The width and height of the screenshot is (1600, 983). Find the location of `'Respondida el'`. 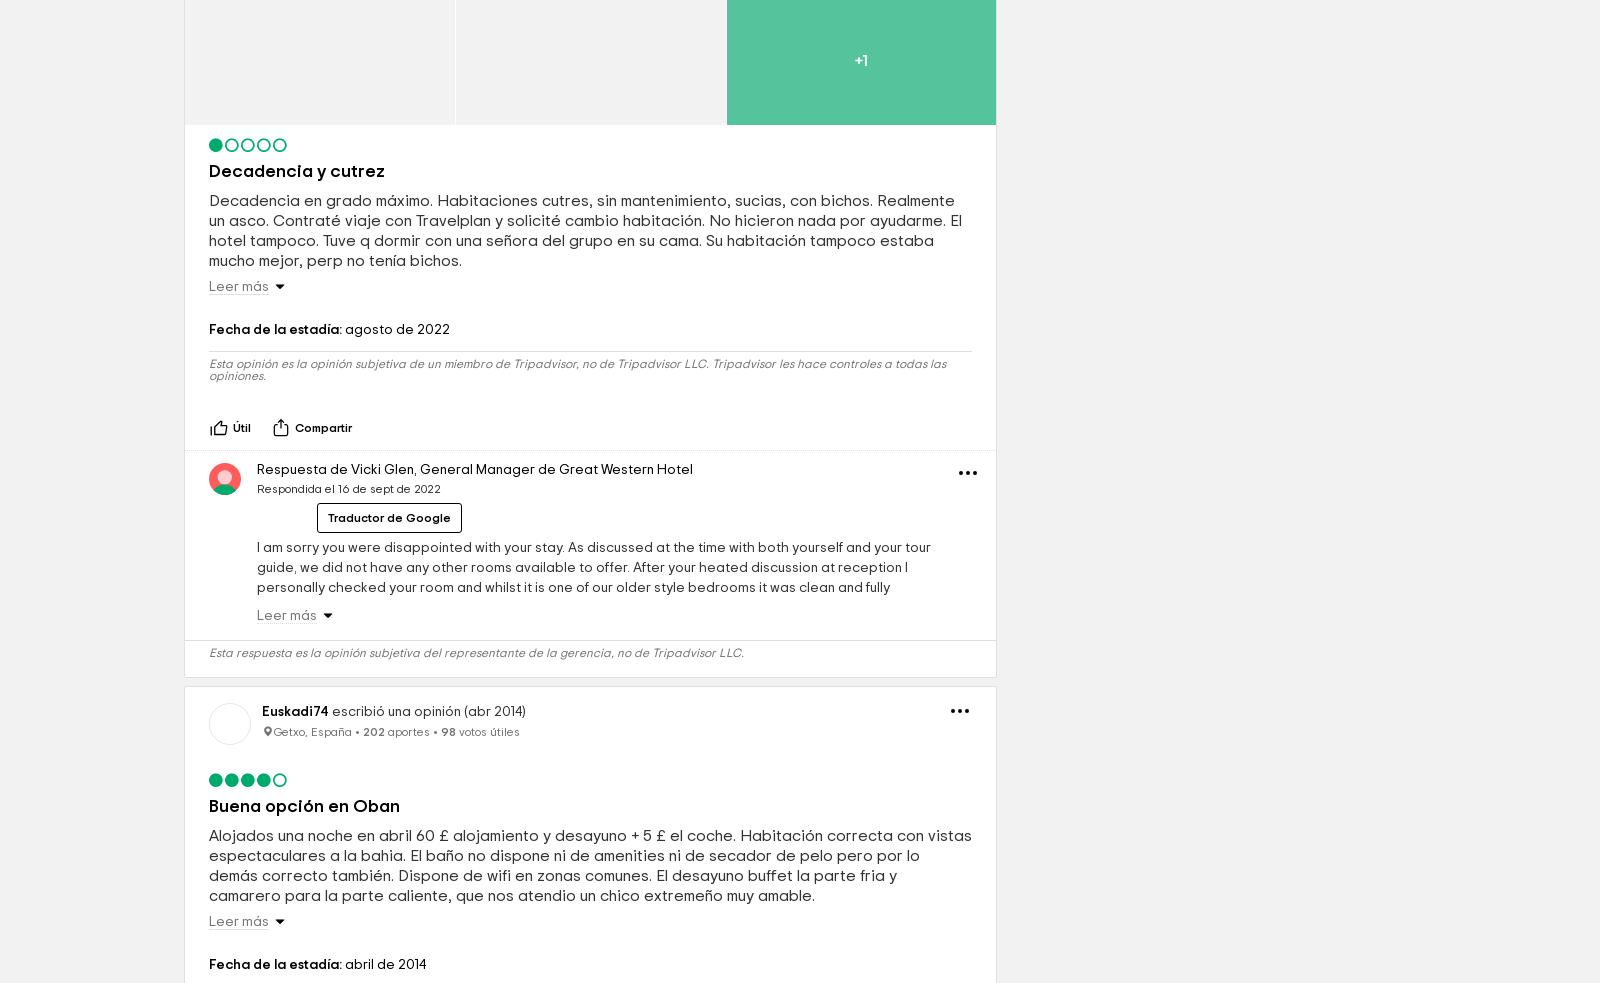

'Respondida el' is located at coordinates (297, 628).